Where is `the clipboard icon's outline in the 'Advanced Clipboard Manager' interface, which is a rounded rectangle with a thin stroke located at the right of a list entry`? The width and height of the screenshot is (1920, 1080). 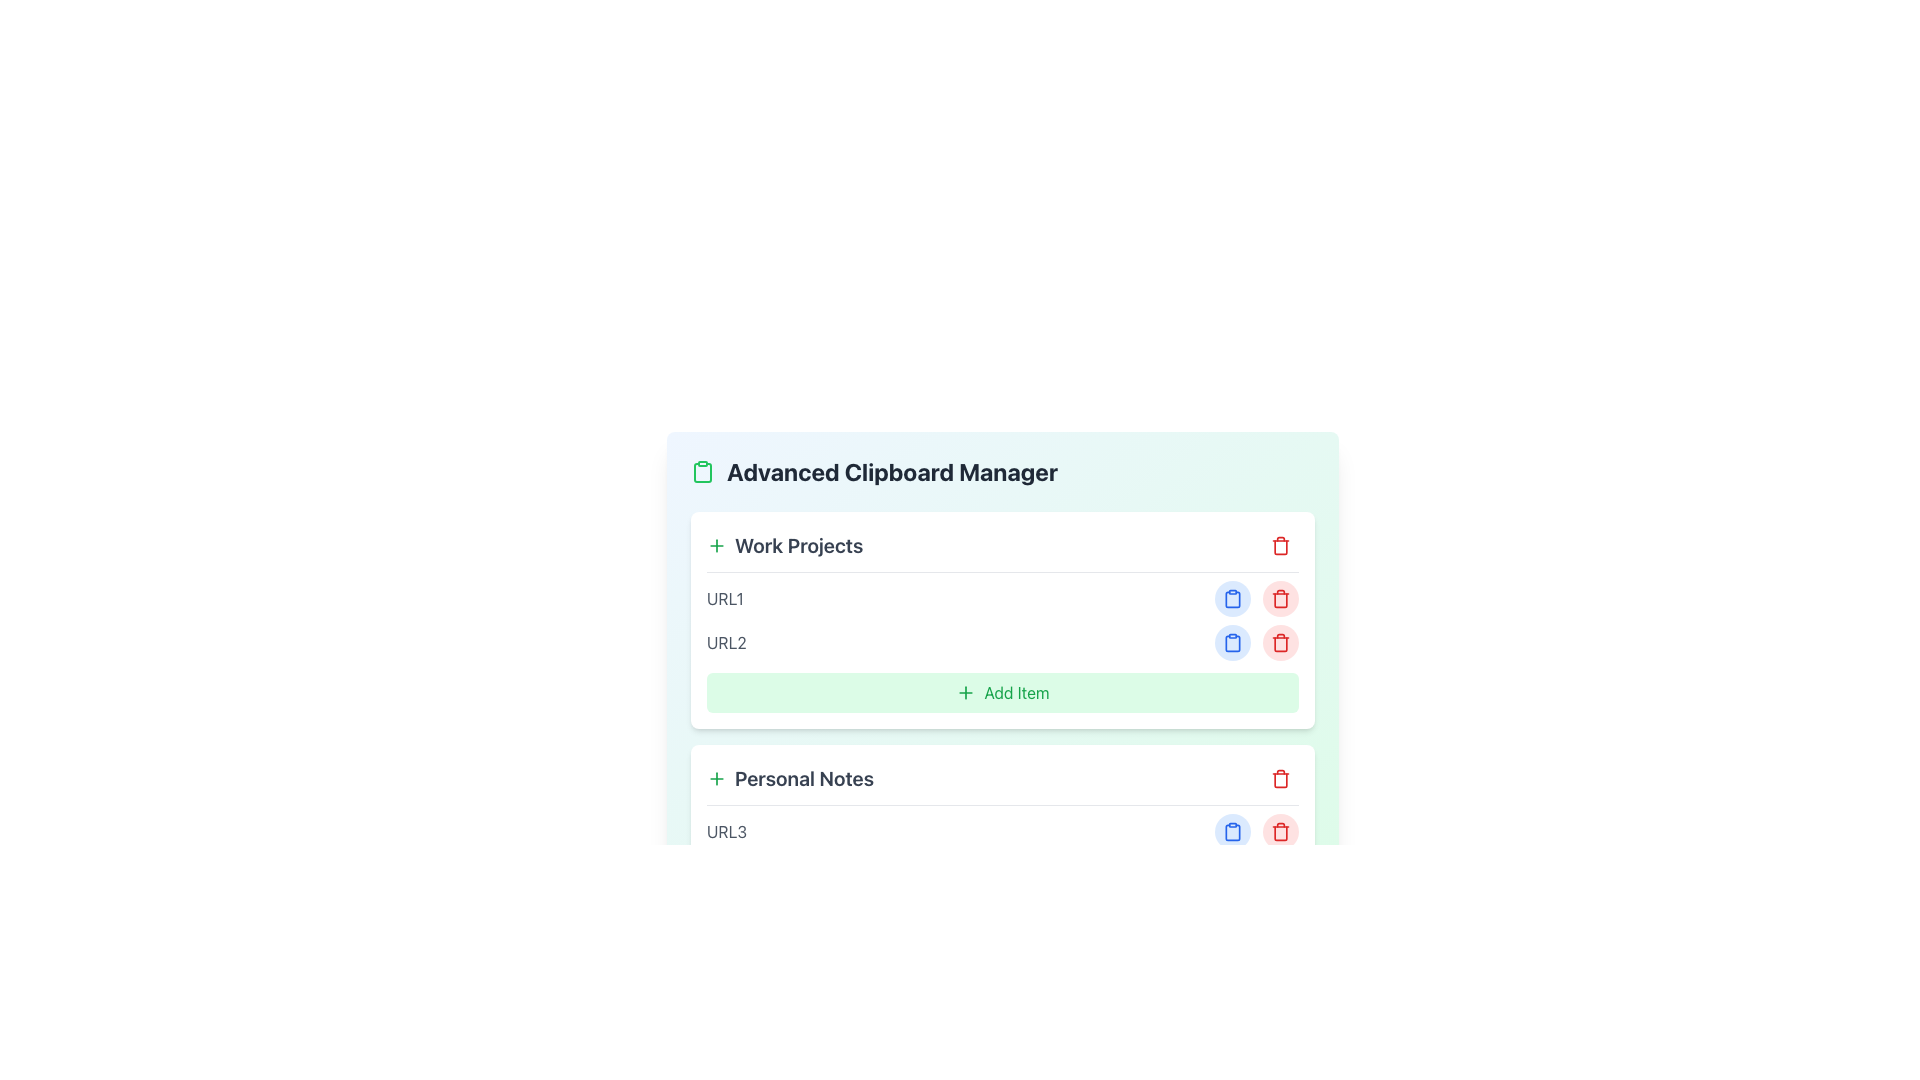
the clipboard icon's outline in the 'Advanced Clipboard Manager' interface, which is a rounded rectangle with a thin stroke located at the right of a list entry is located at coordinates (1232, 832).